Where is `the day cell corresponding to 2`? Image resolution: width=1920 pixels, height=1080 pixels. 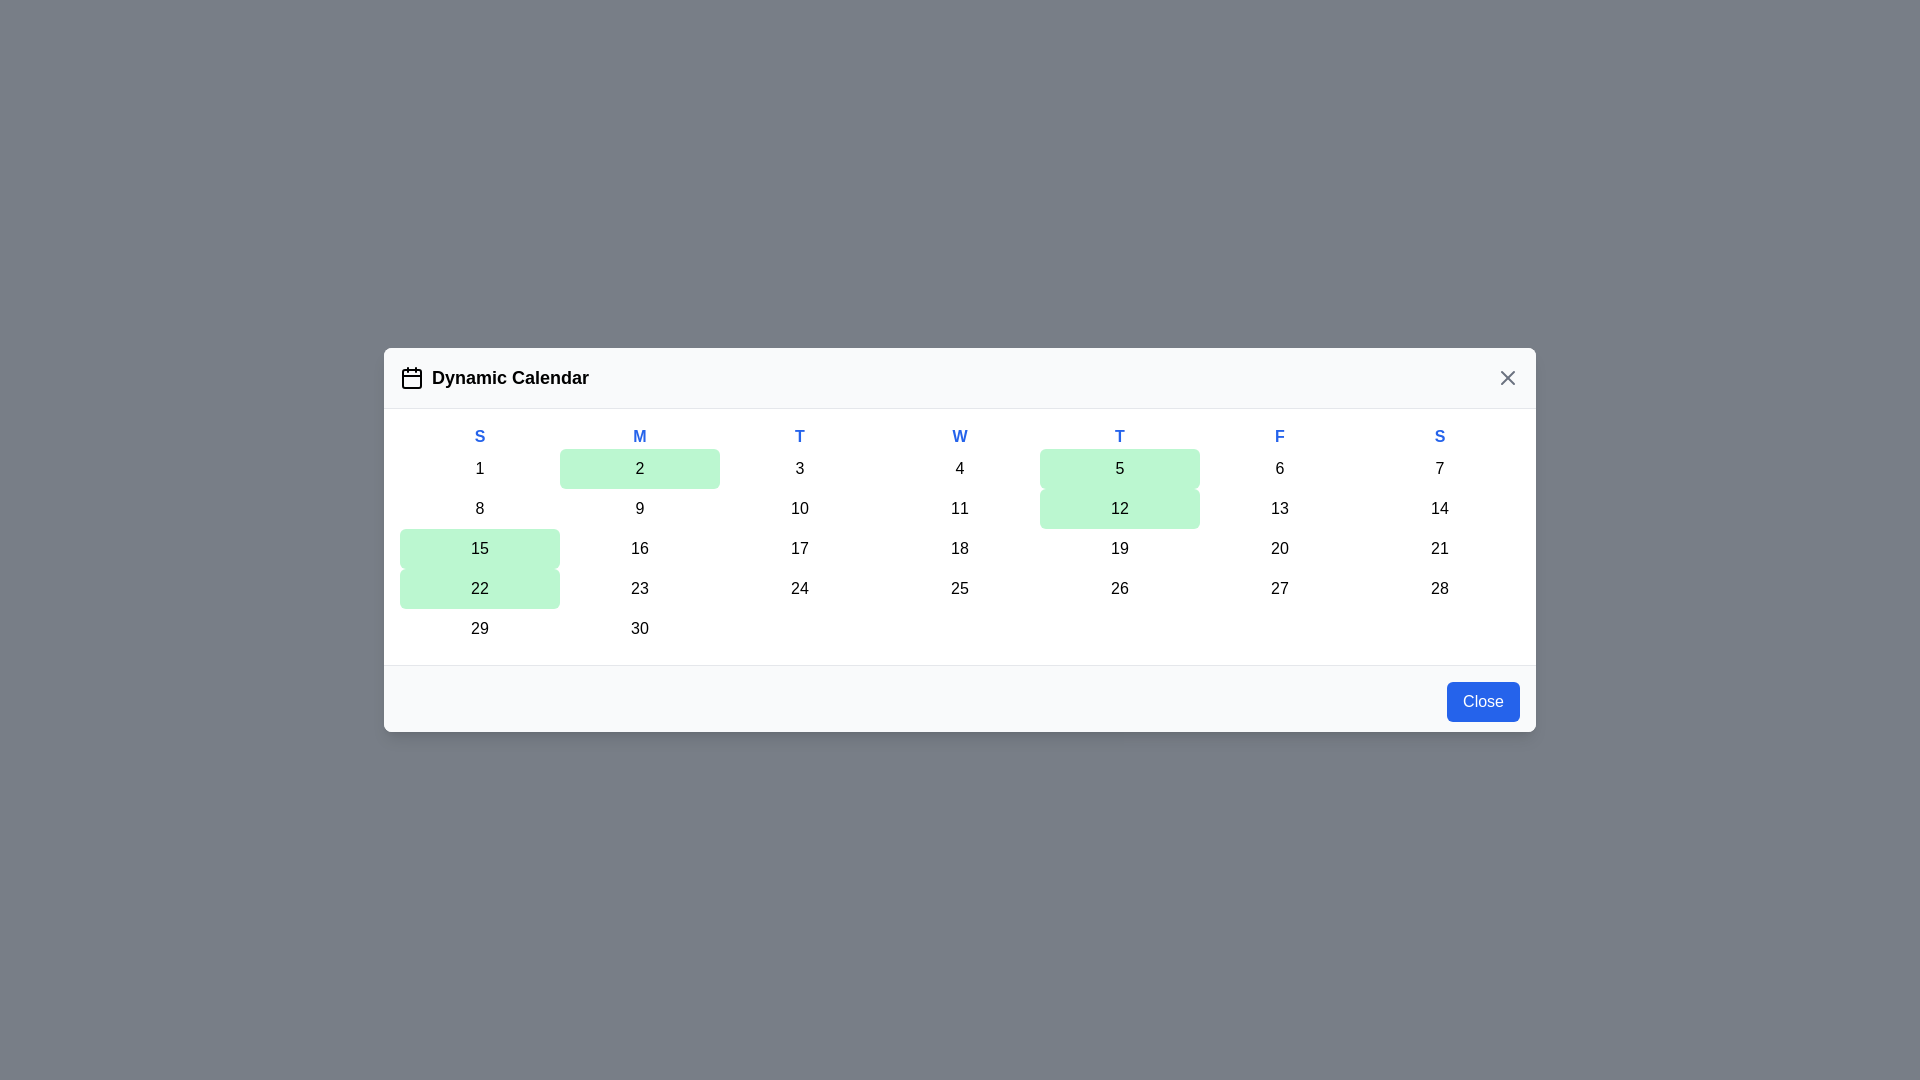
the day cell corresponding to 2 is located at coordinates (638, 469).